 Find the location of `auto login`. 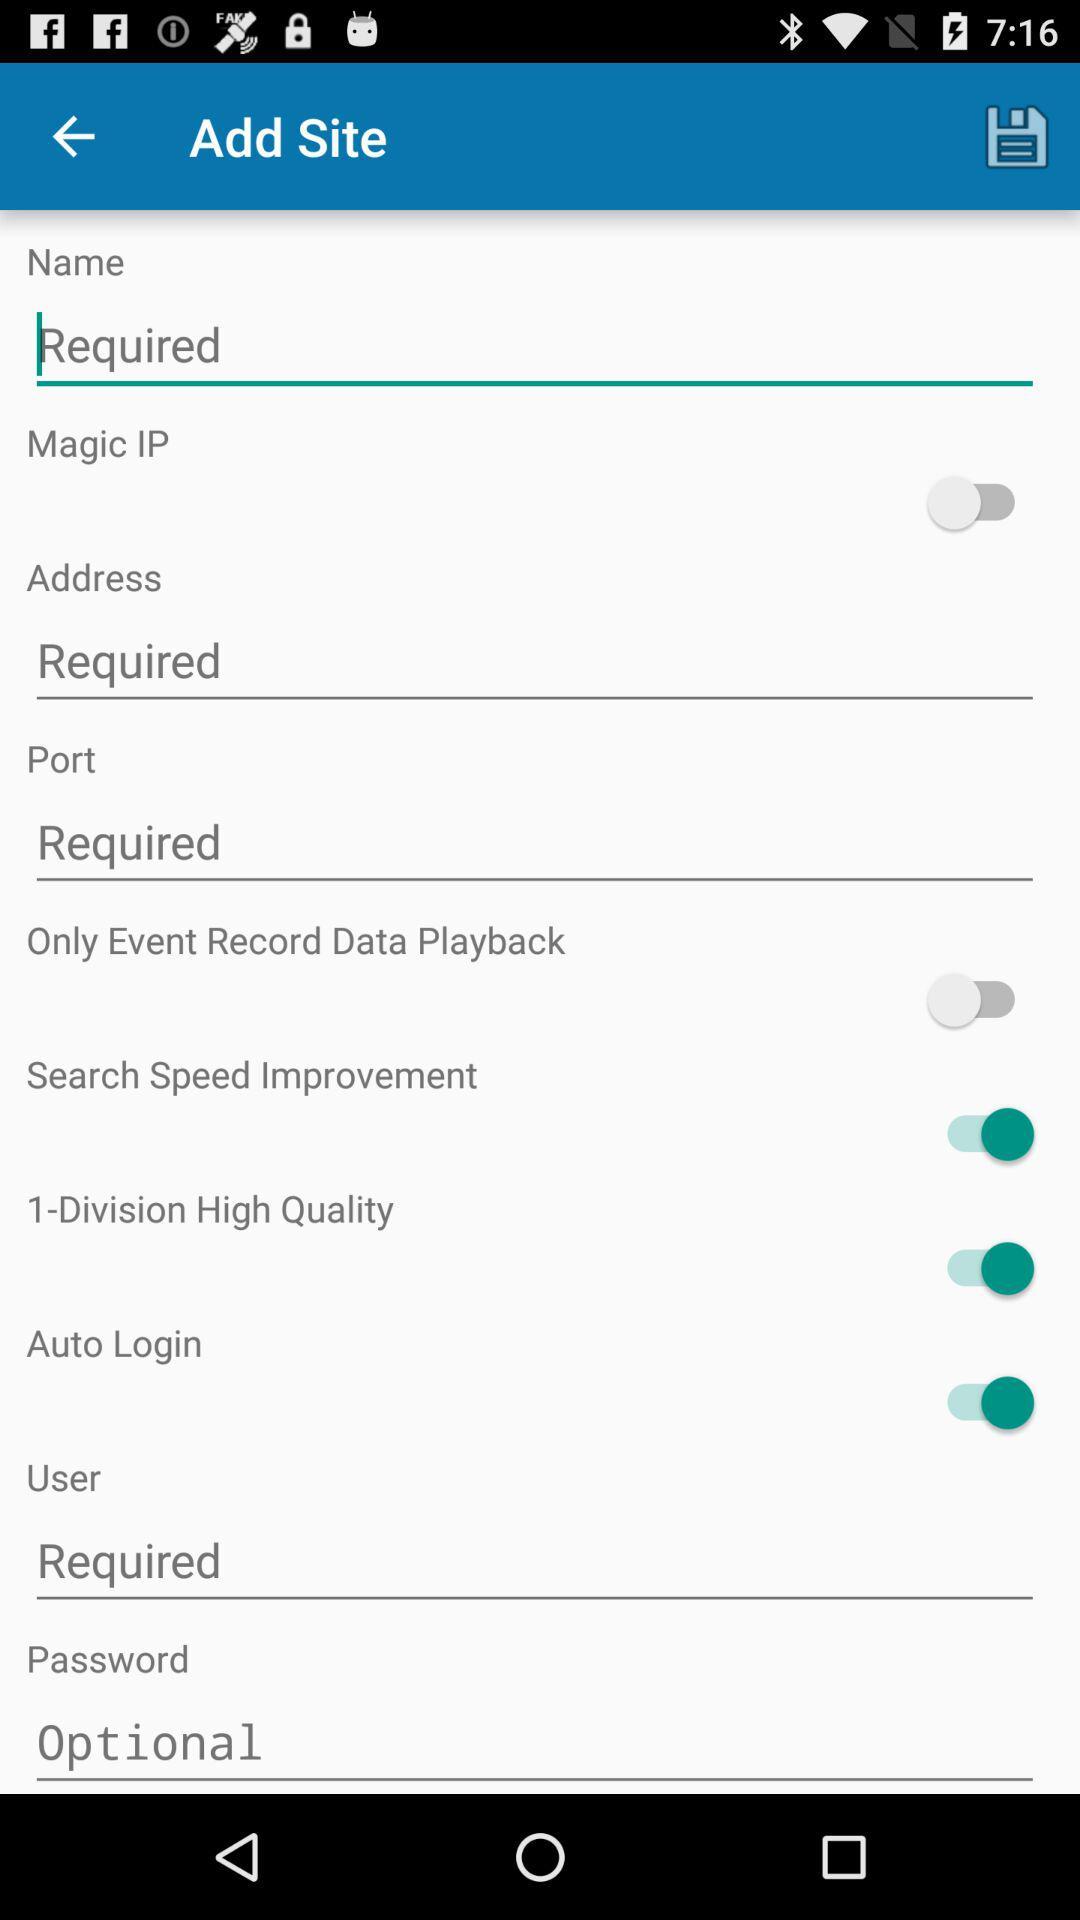

auto login is located at coordinates (979, 1401).